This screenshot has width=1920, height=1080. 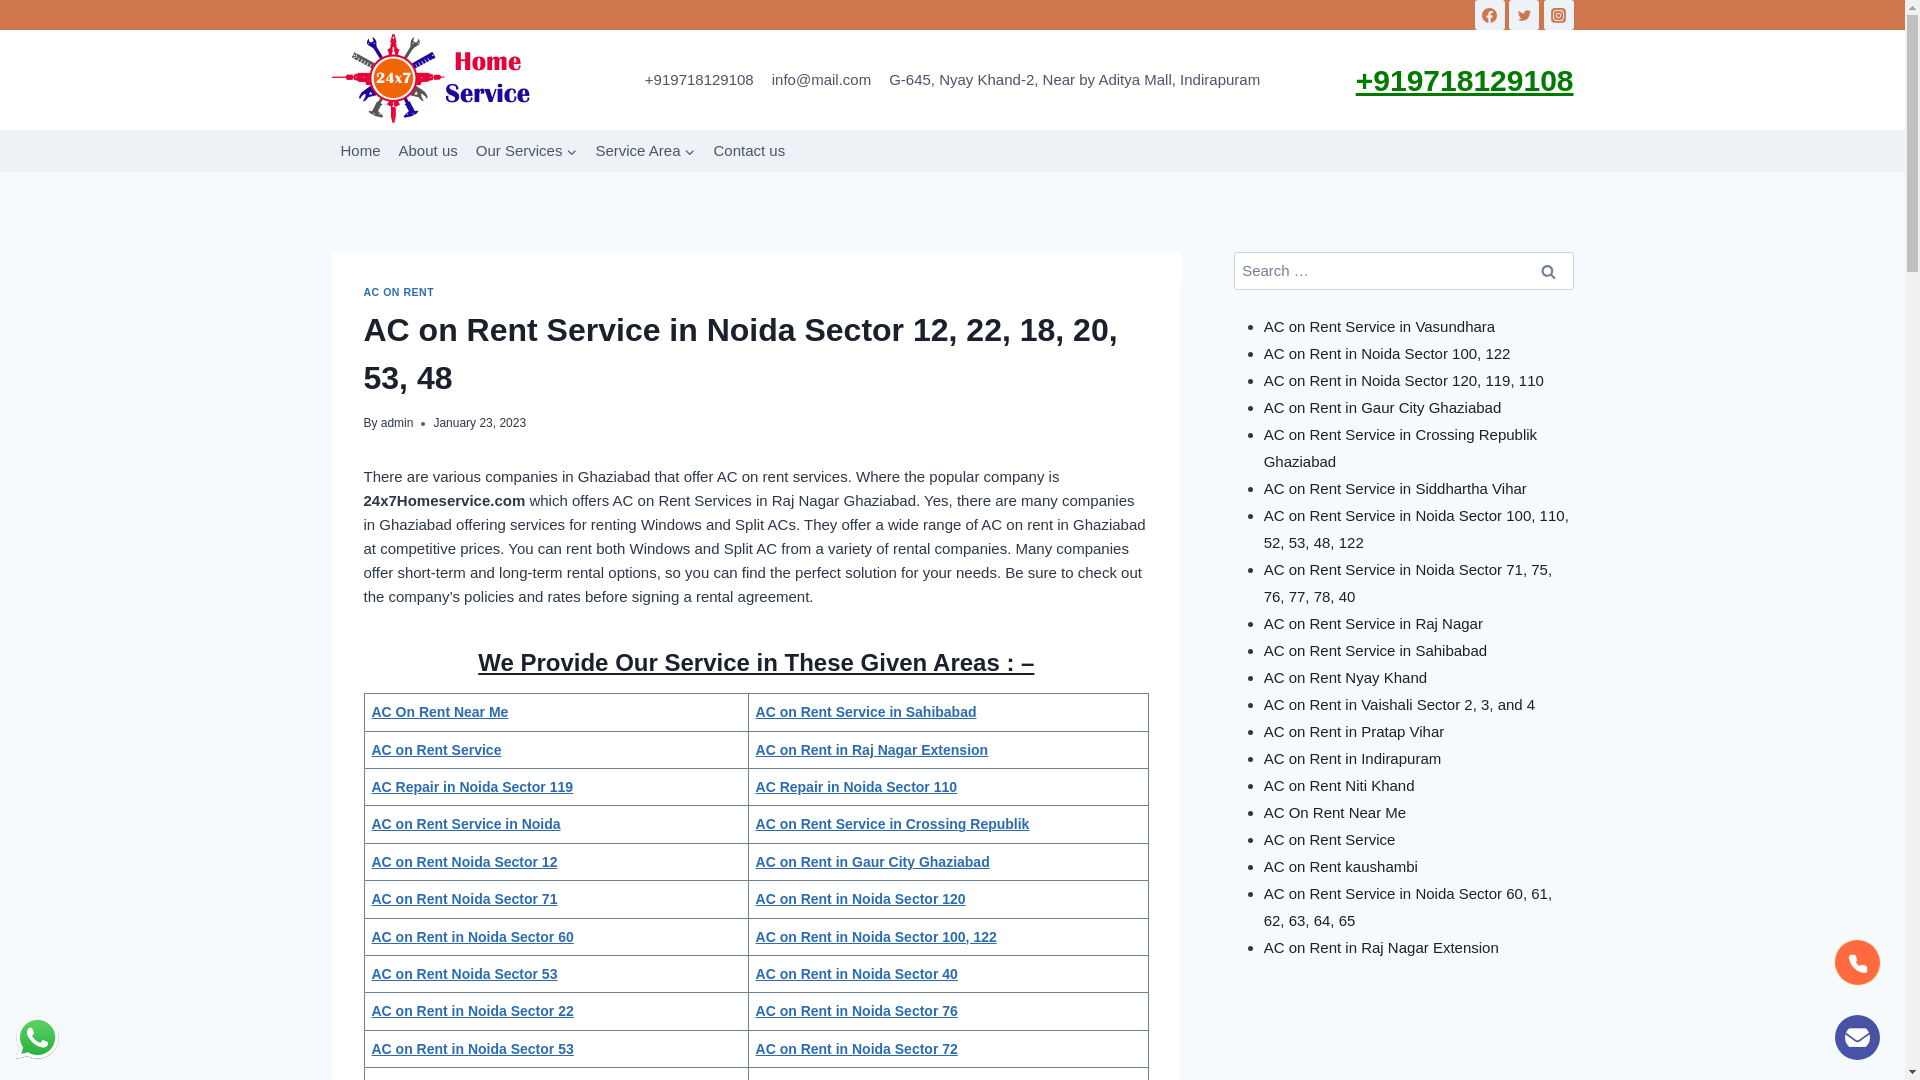 I want to click on 'AC on Rent in Noida Sector 100, 122', so click(x=876, y=937).